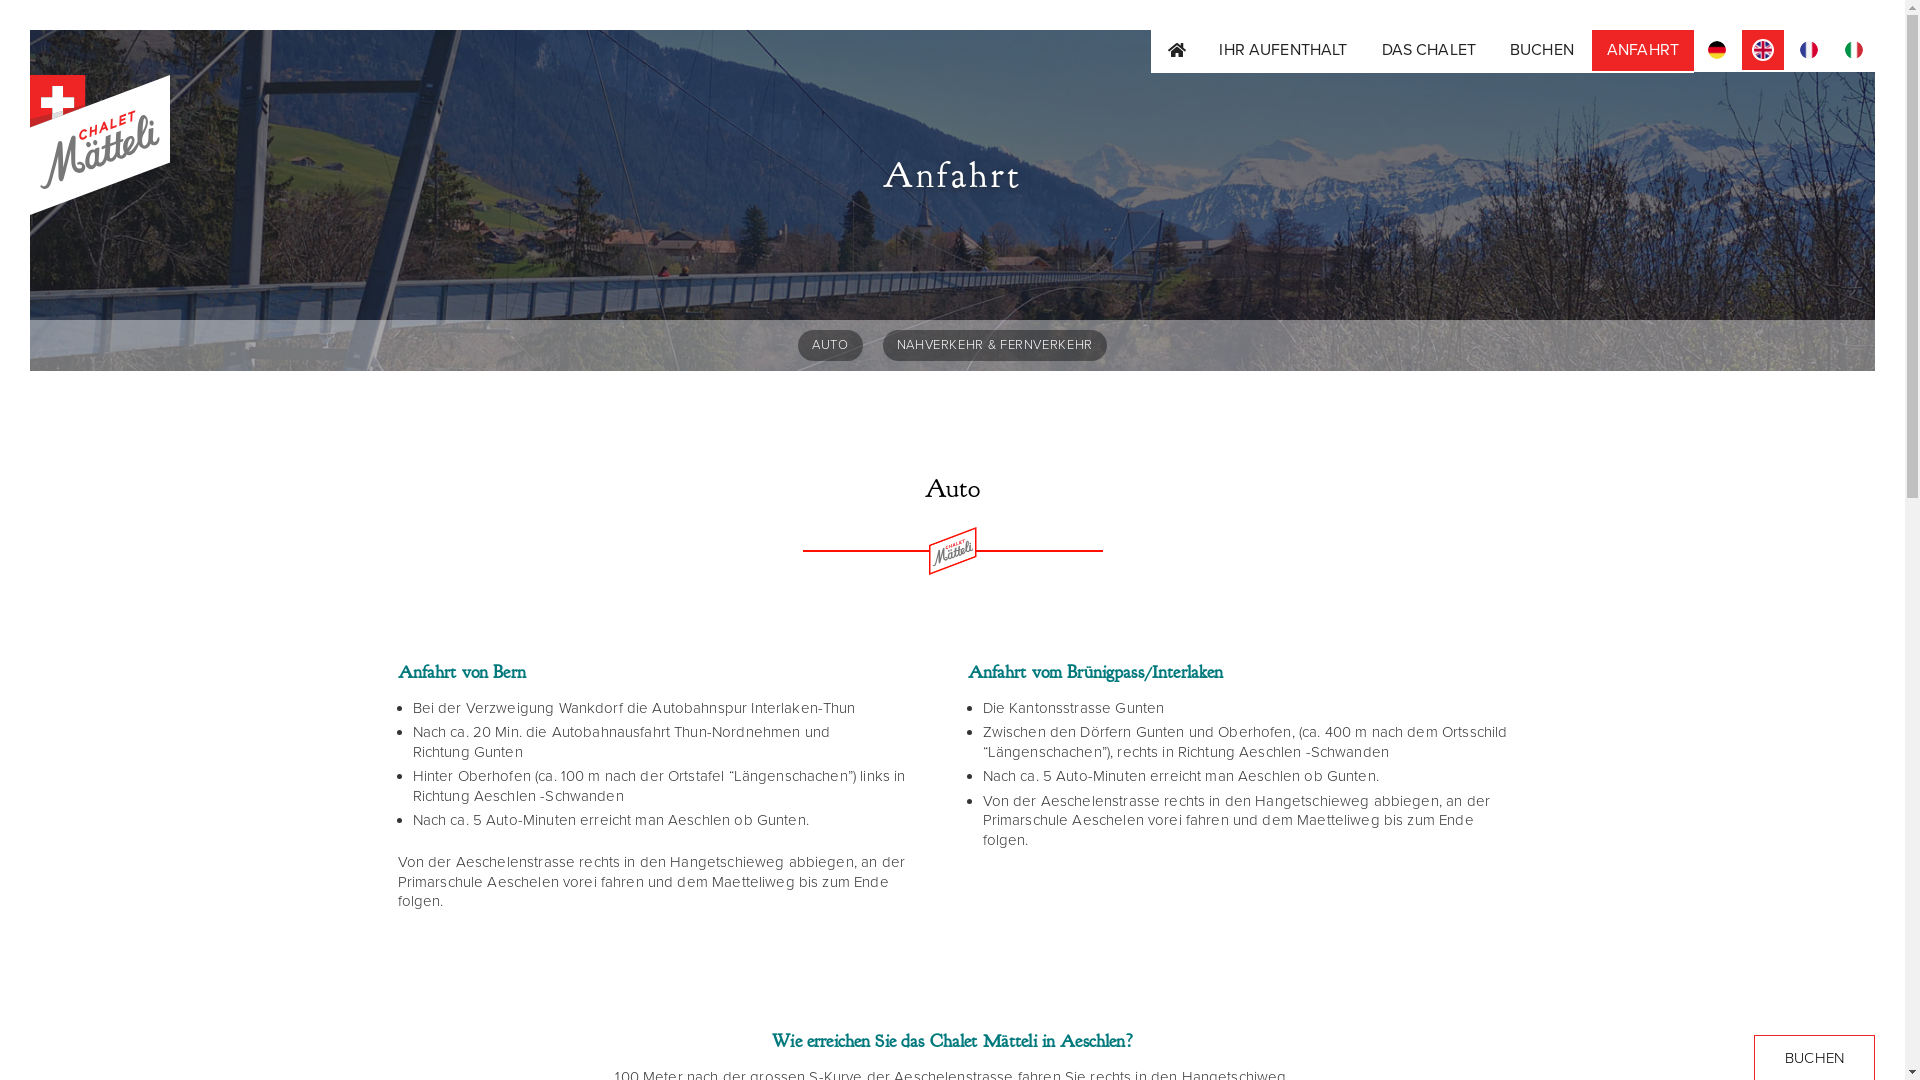  Describe the element at coordinates (1716, 49) in the screenshot. I see `'German'` at that location.